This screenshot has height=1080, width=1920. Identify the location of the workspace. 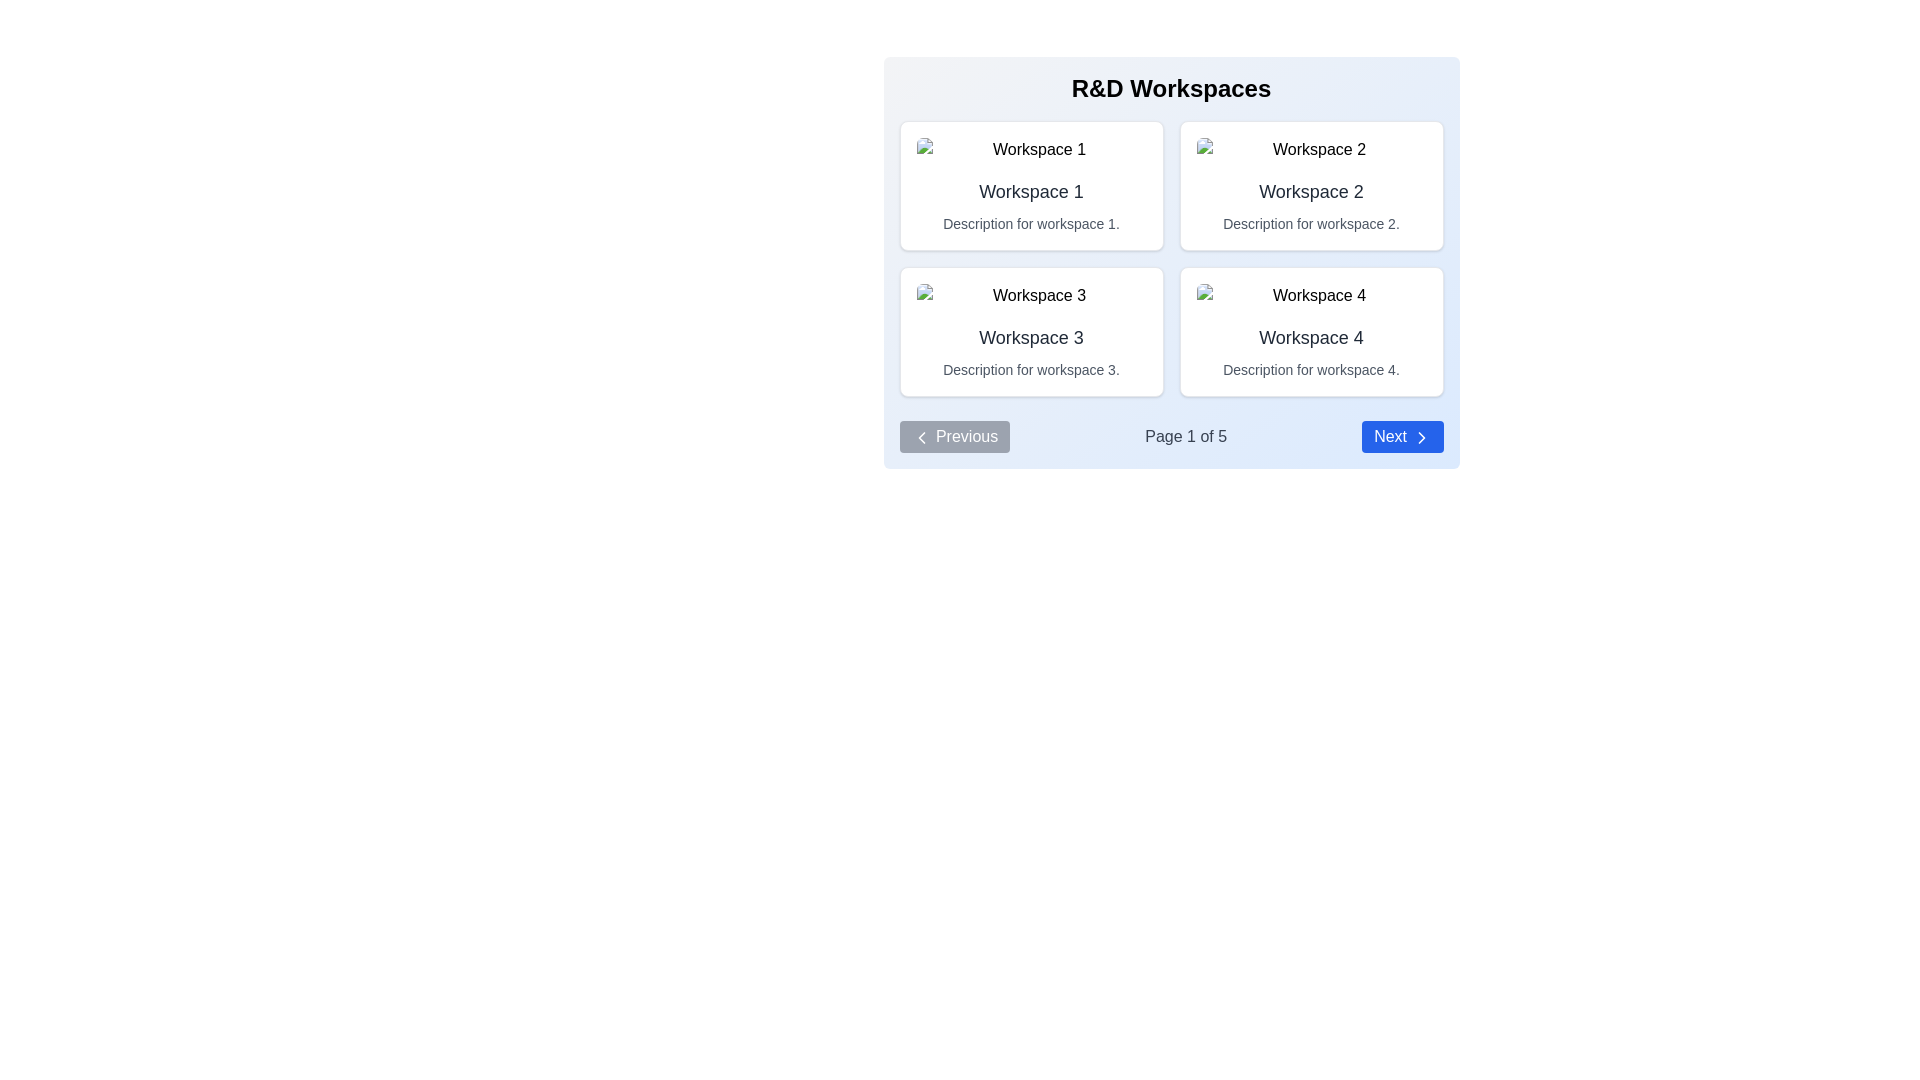
(1031, 192).